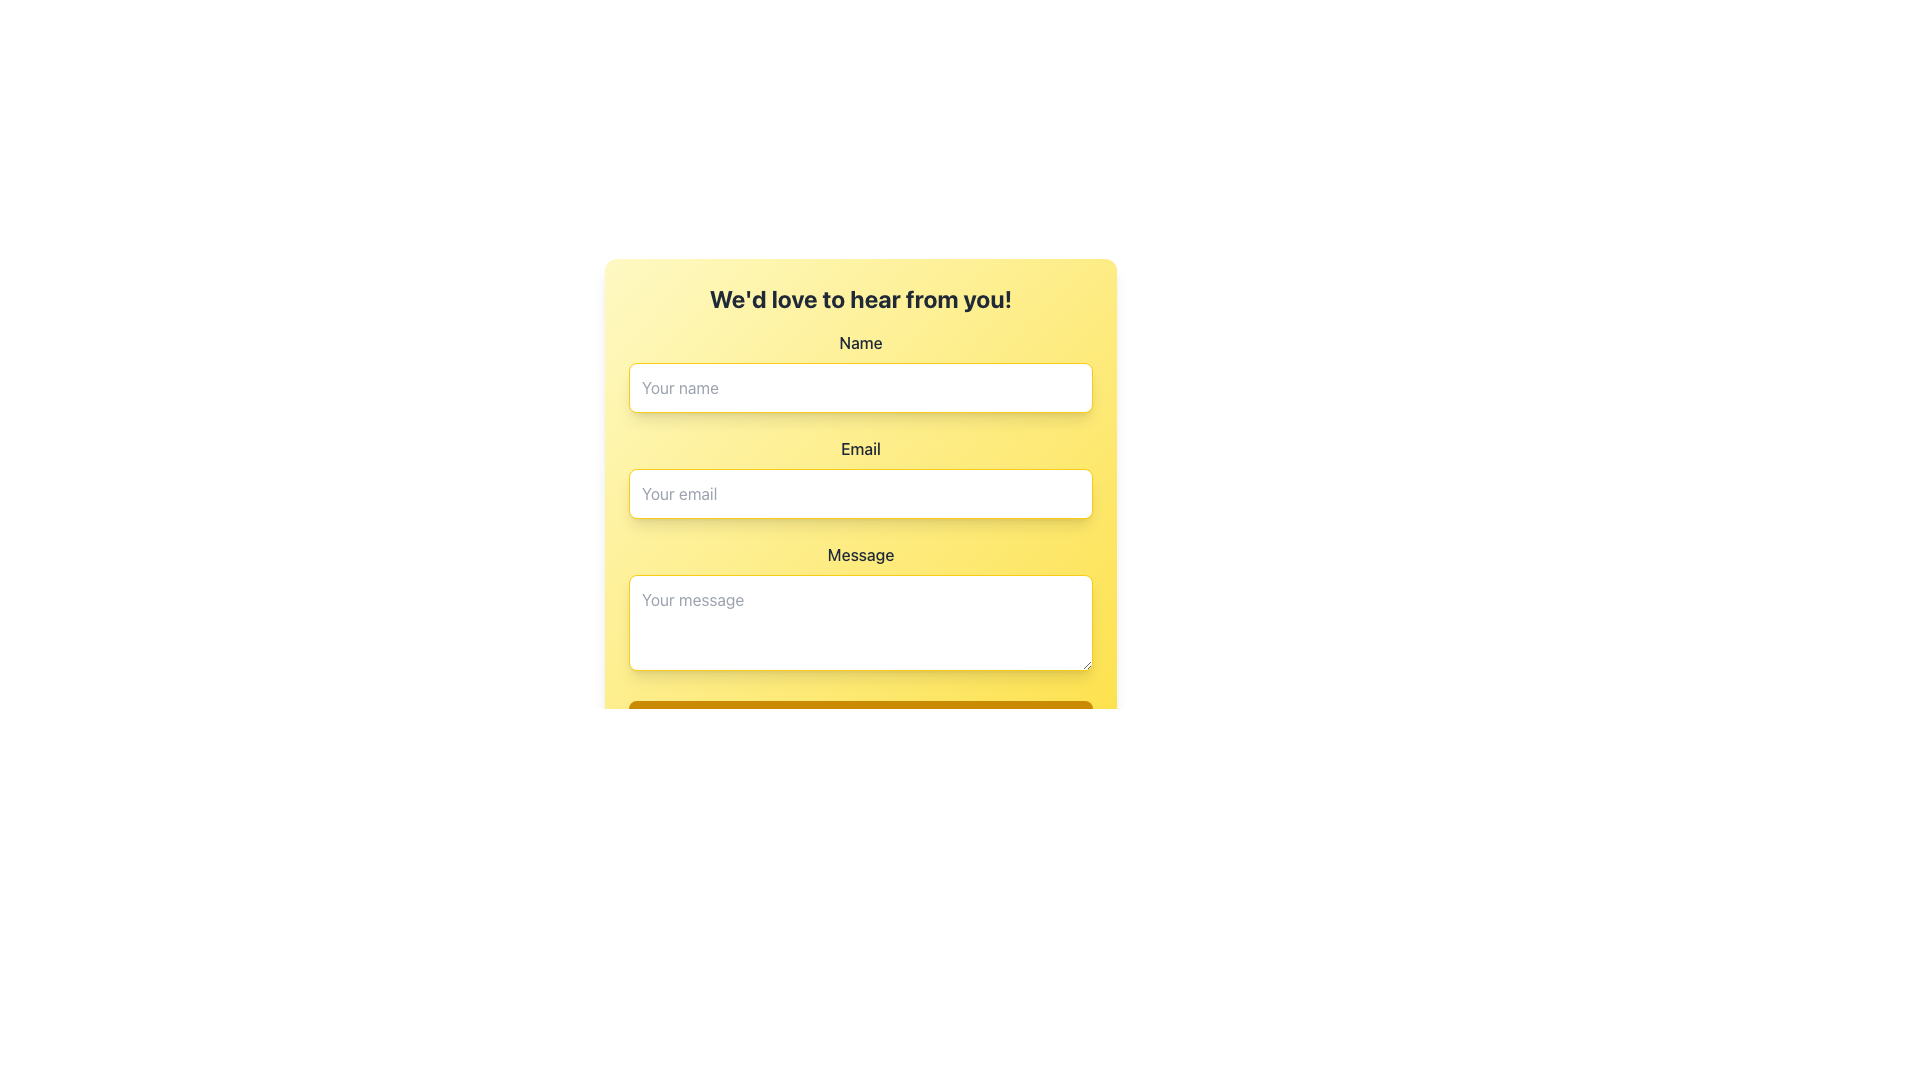 The image size is (1920, 1080). I want to click on the label that contains the text 'Message', which is styled with a large bold font on a yellow background, located between the 'Email' field and the 'Your message' textarea, so click(860, 555).